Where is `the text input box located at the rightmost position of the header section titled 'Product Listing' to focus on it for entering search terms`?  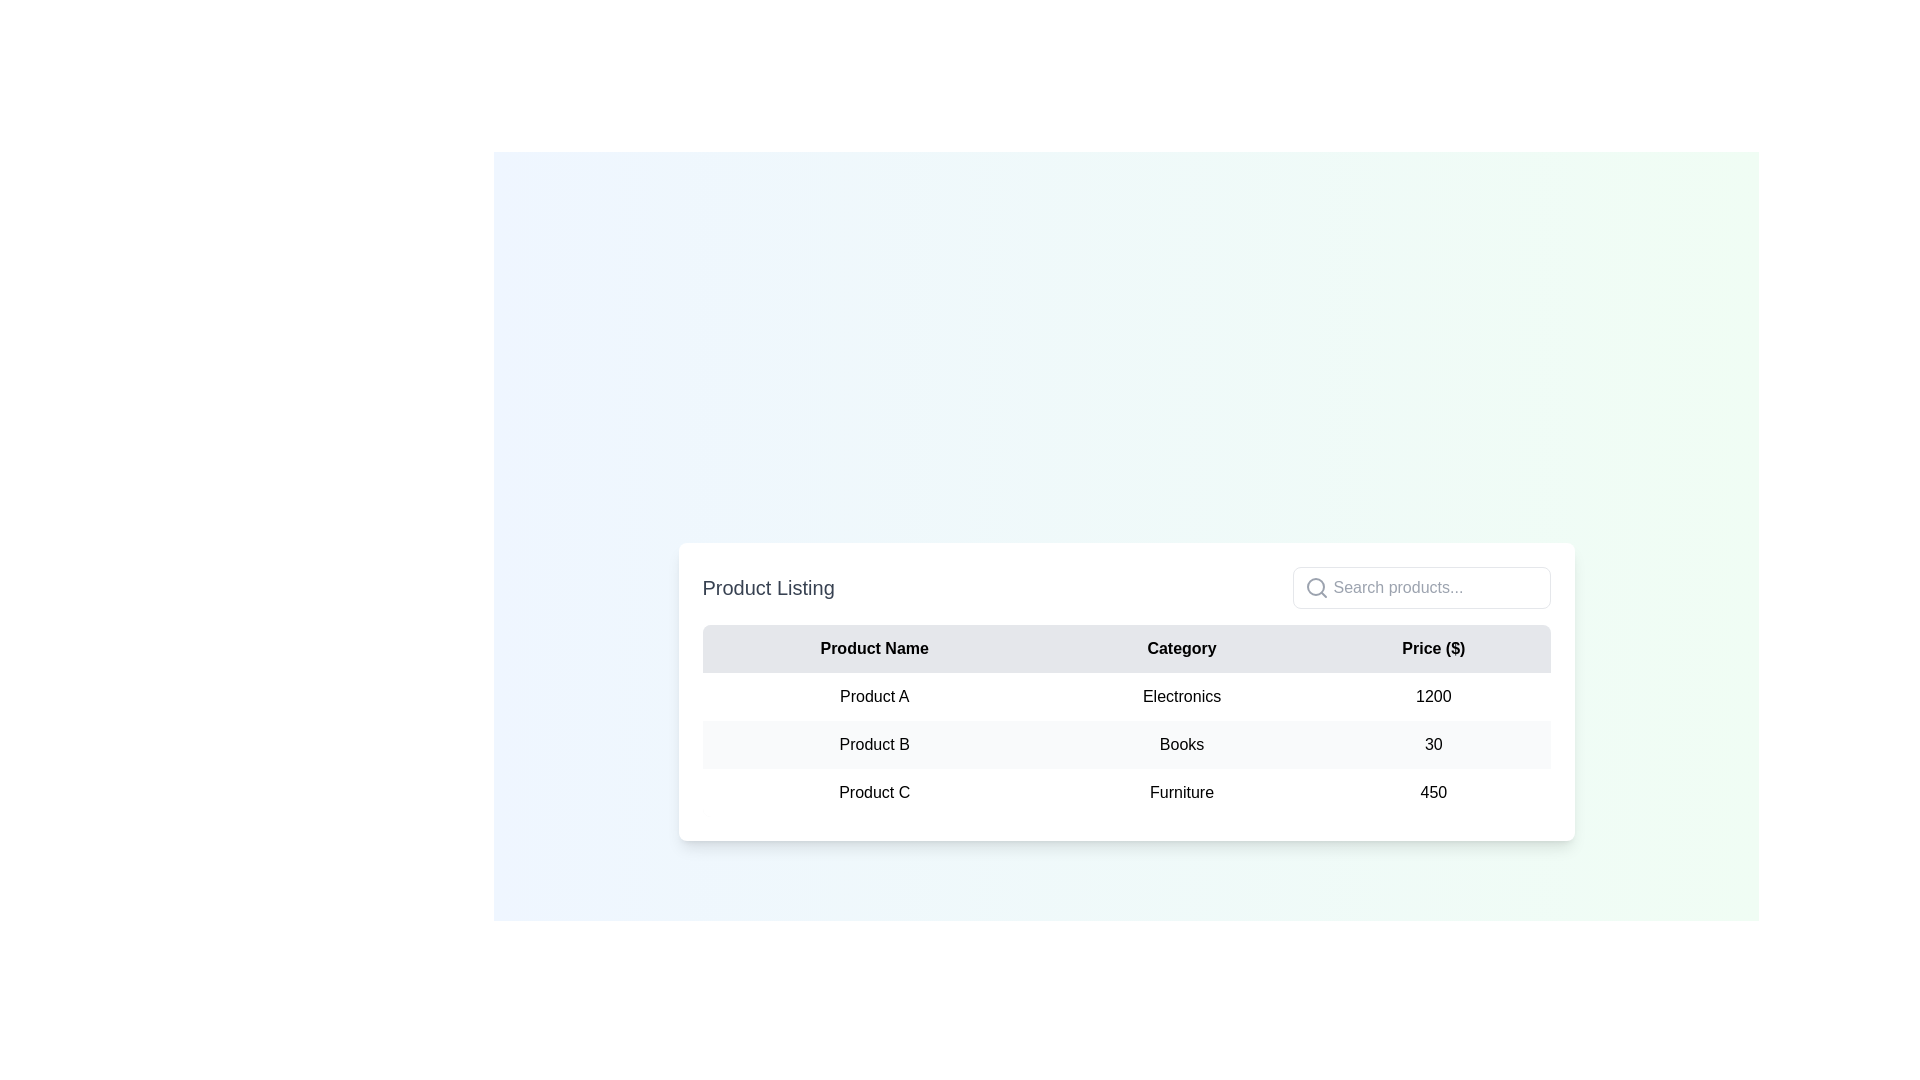 the text input box located at the rightmost position of the header section titled 'Product Listing' to focus on it for entering search terms is located at coordinates (1420, 586).